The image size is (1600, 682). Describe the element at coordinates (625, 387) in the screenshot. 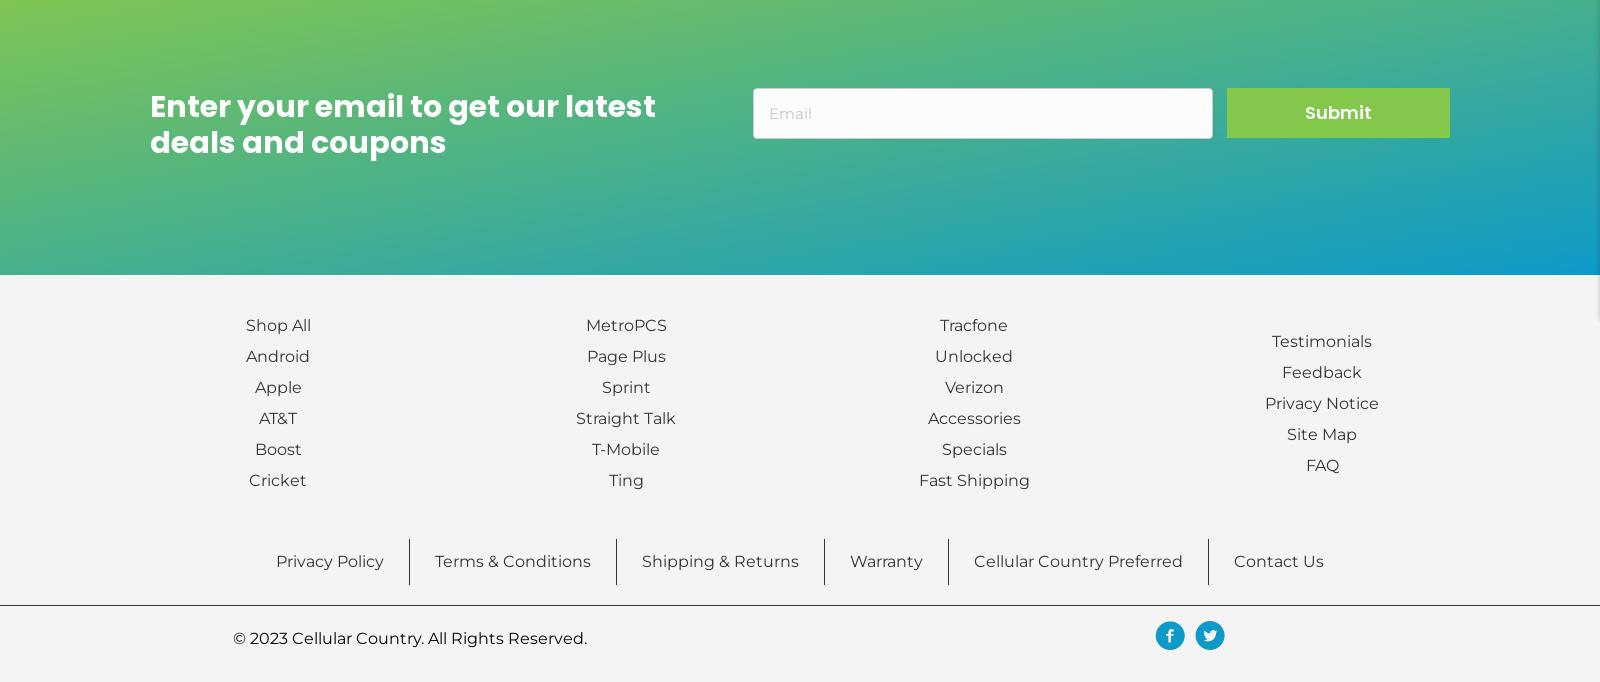

I see `'Sprint'` at that location.